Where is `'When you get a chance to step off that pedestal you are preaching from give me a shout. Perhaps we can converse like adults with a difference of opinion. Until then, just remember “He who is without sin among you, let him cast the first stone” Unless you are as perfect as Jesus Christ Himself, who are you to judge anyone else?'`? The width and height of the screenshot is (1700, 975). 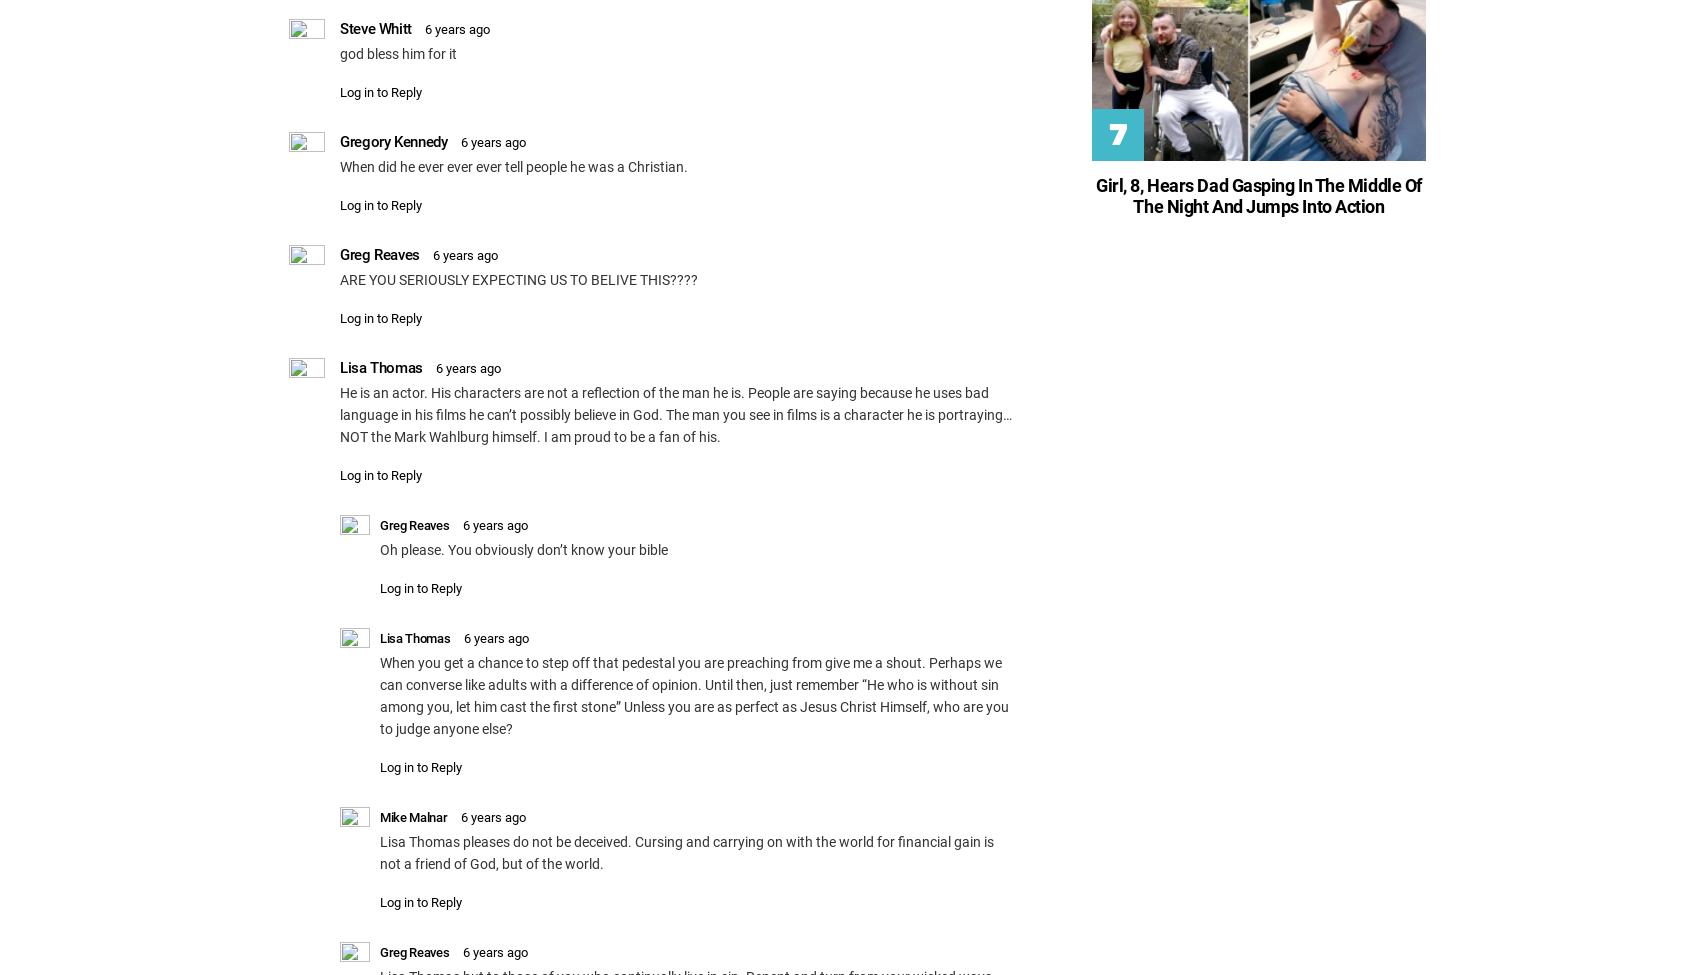 'When you get a chance to step off that pedestal you are preaching from give me a shout. Perhaps we can converse like adults with a difference of opinion. Until then, just remember “He who is without sin among you, let him cast the first stone” Unless you are as perfect as Jesus Christ Himself, who are you to judge anyone else?' is located at coordinates (694, 693).